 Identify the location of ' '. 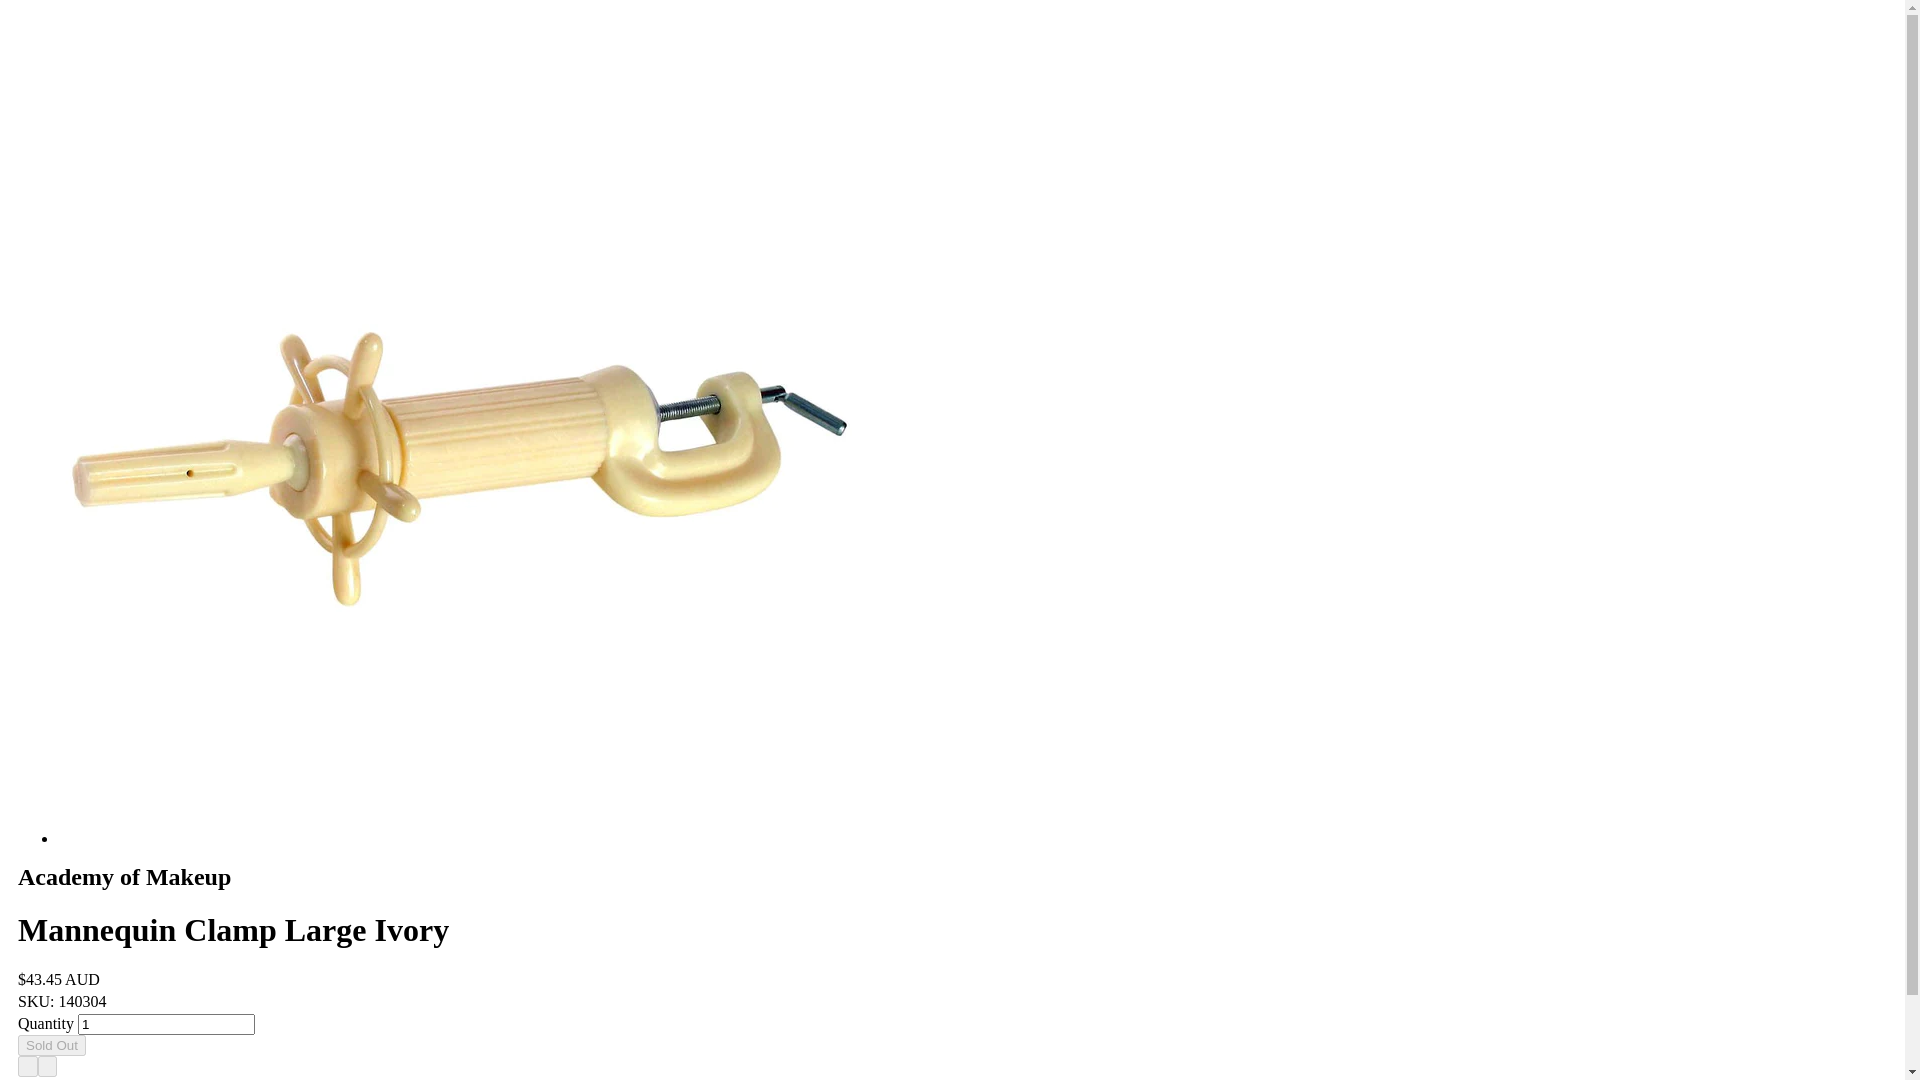
(28, 1065).